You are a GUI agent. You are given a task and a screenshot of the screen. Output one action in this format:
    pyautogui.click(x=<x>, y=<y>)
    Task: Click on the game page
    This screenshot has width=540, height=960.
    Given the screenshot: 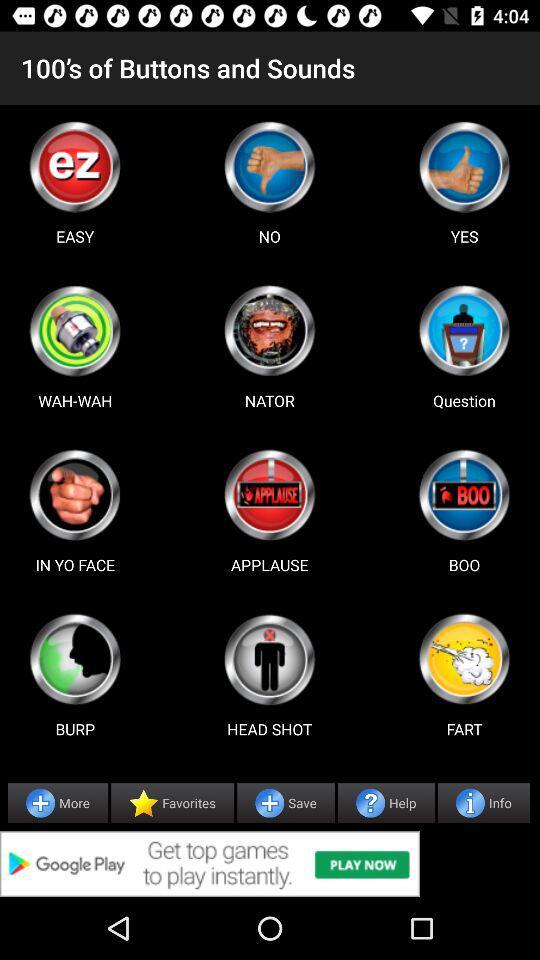 What is the action you would take?
    pyautogui.click(x=74, y=330)
    